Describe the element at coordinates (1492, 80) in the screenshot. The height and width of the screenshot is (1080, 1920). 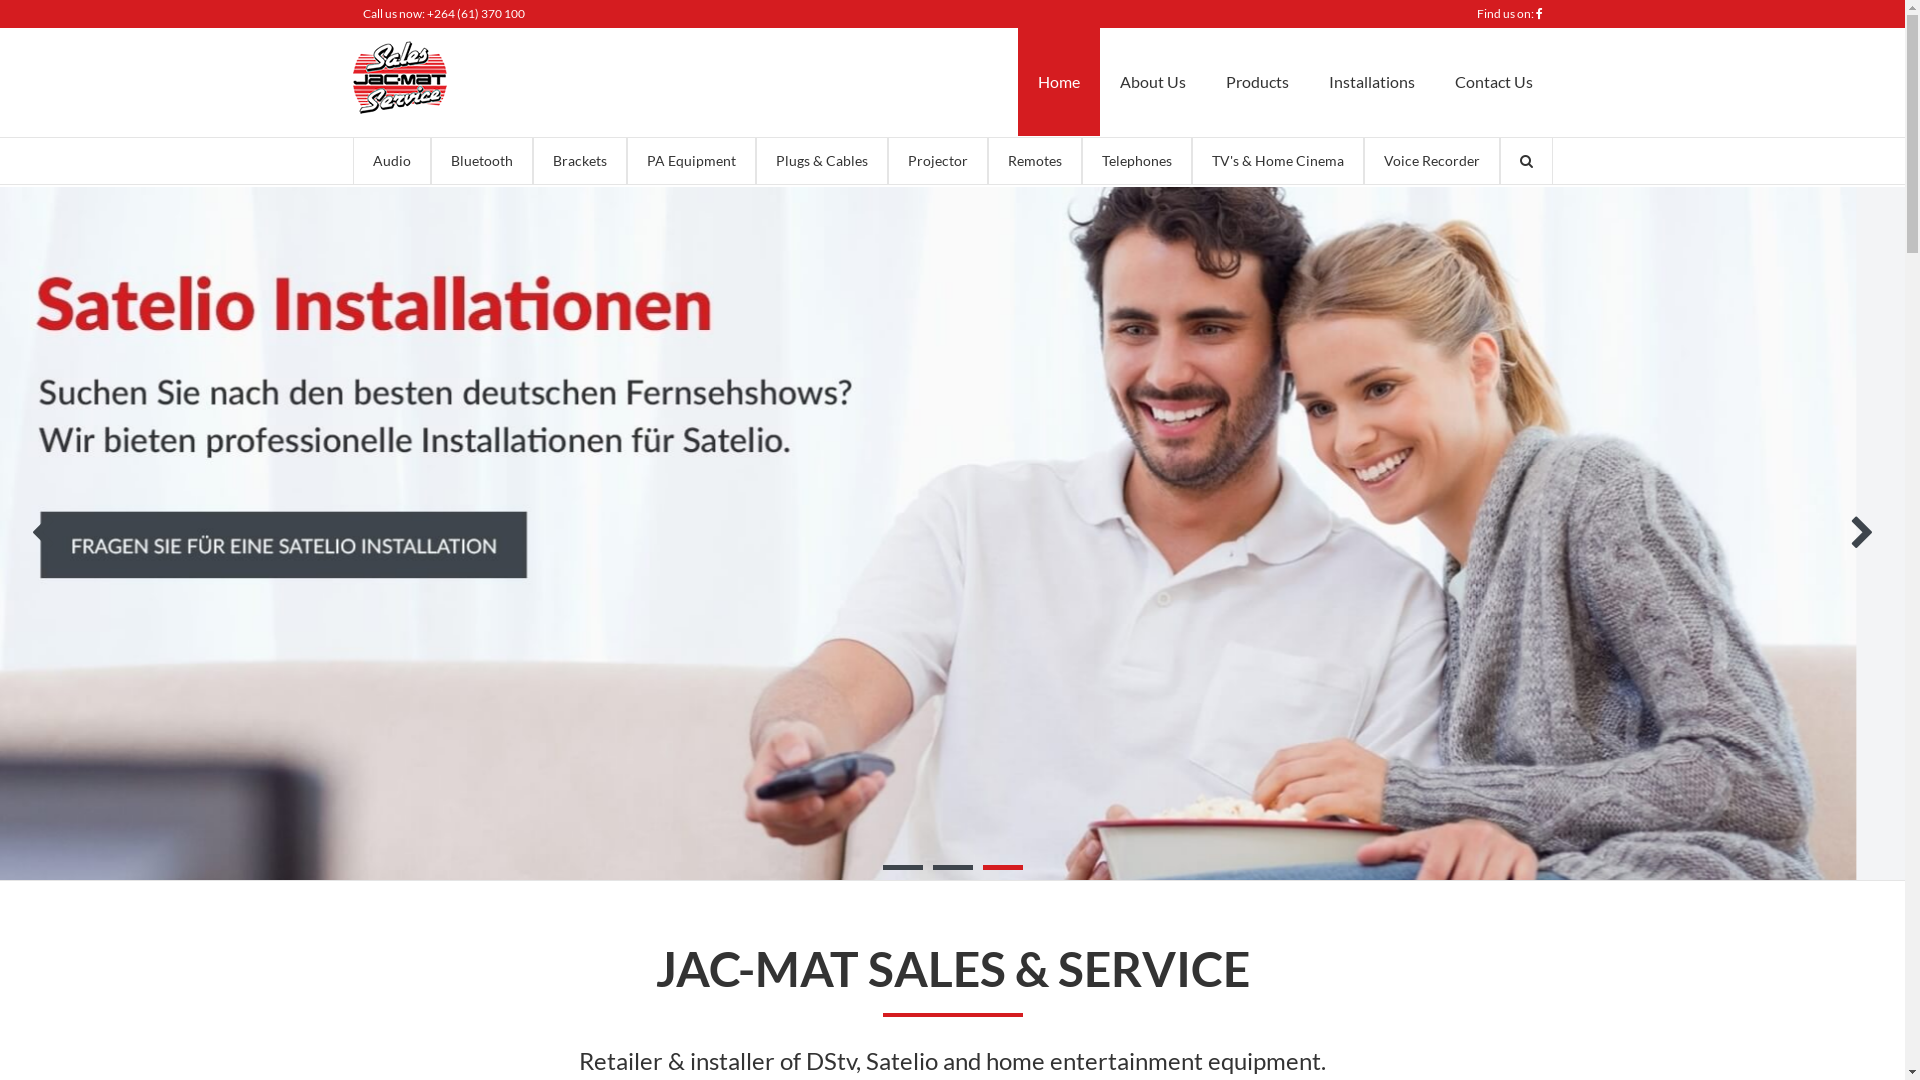
I see `'Contact Us'` at that location.